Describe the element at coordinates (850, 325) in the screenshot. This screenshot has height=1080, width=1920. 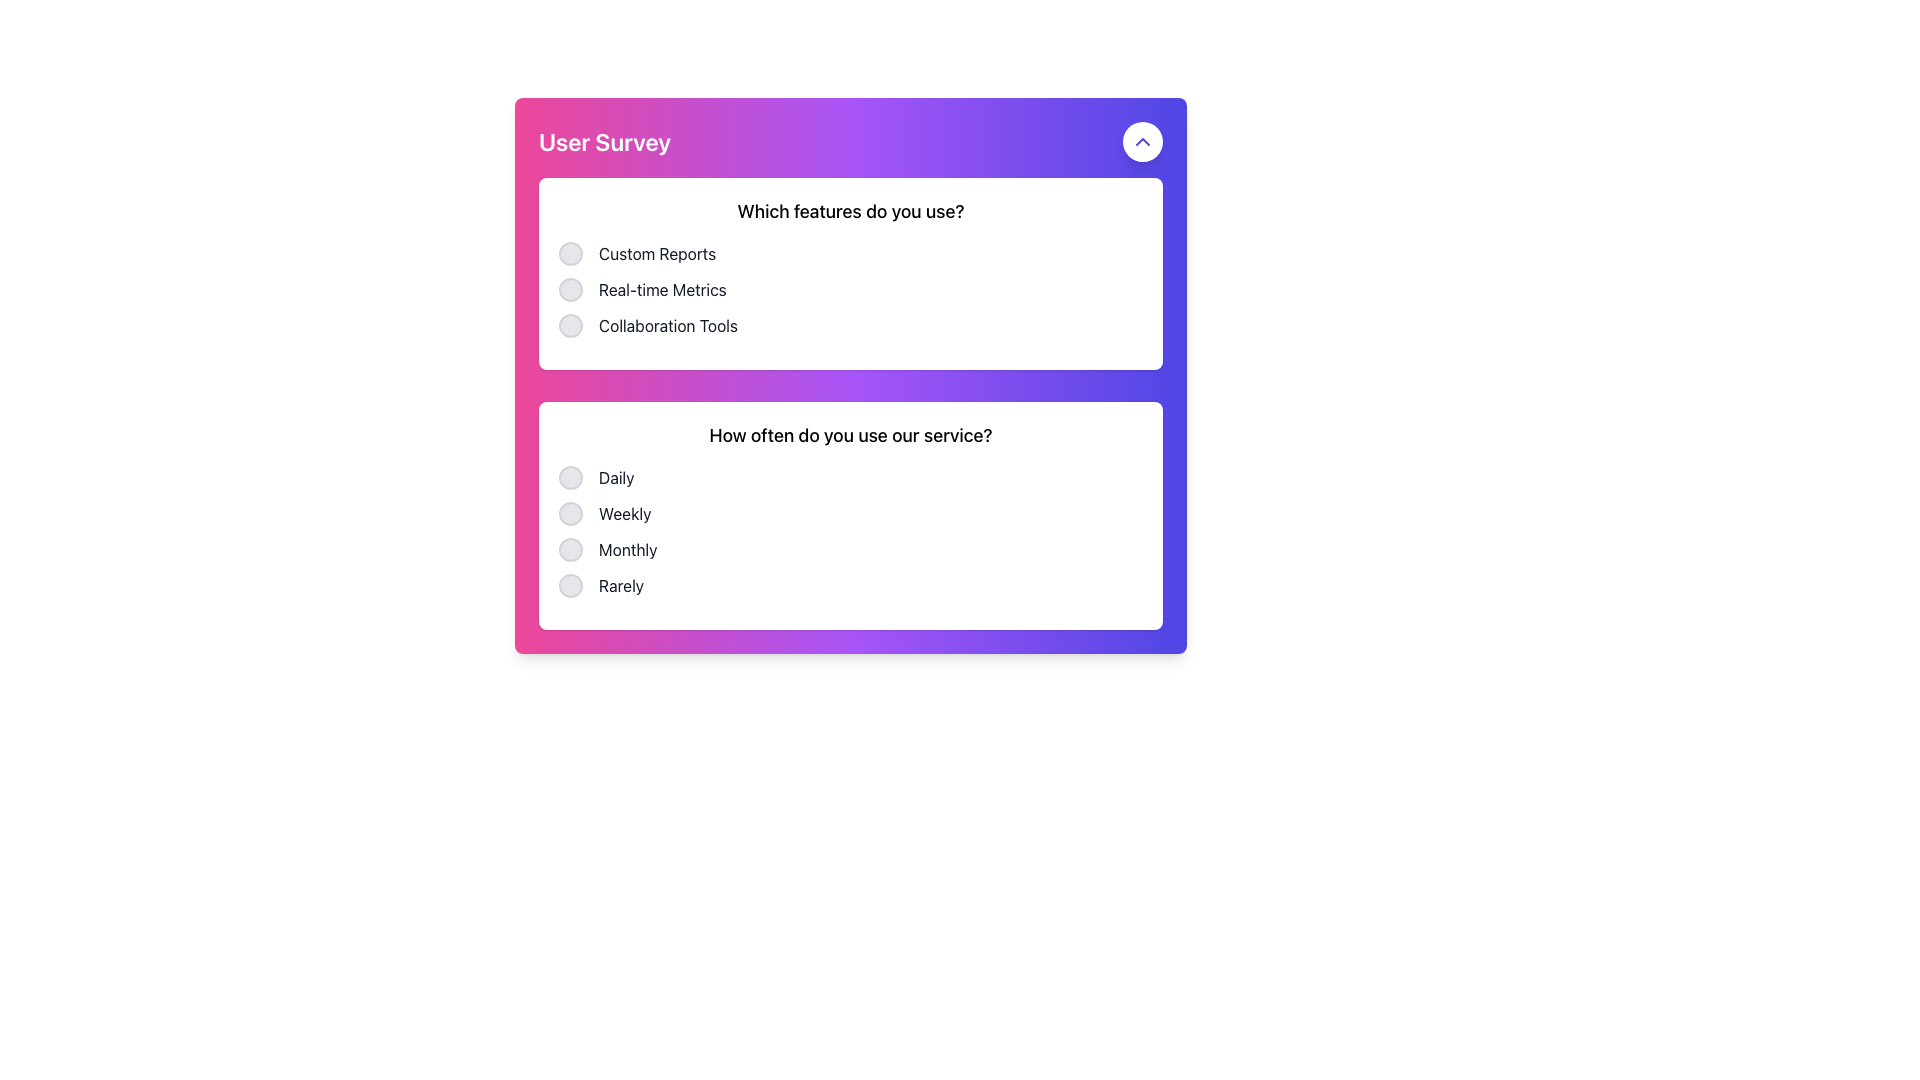
I see `to select the 'Collaboration Tools' option in the selectable list under the section 'Which features do you use?'` at that location.